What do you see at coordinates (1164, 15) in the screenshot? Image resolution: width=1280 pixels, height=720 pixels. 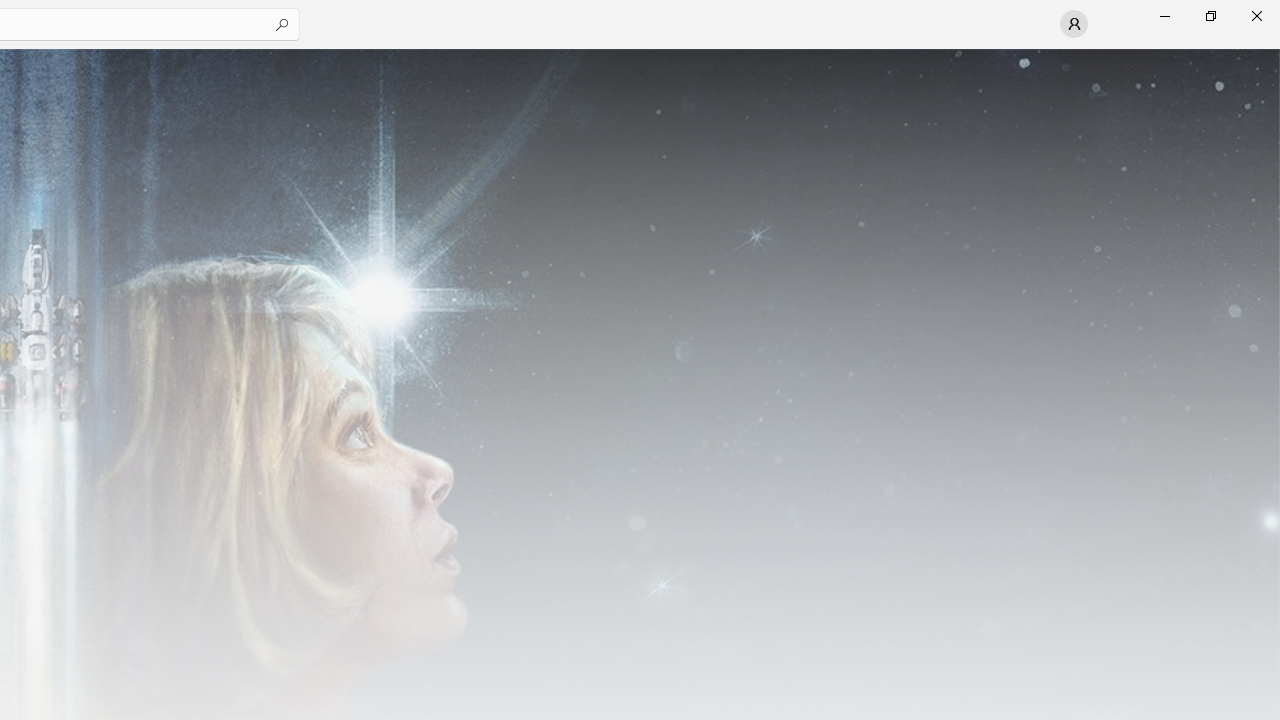 I see `'Minimize Microsoft Store'` at bounding box center [1164, 15].